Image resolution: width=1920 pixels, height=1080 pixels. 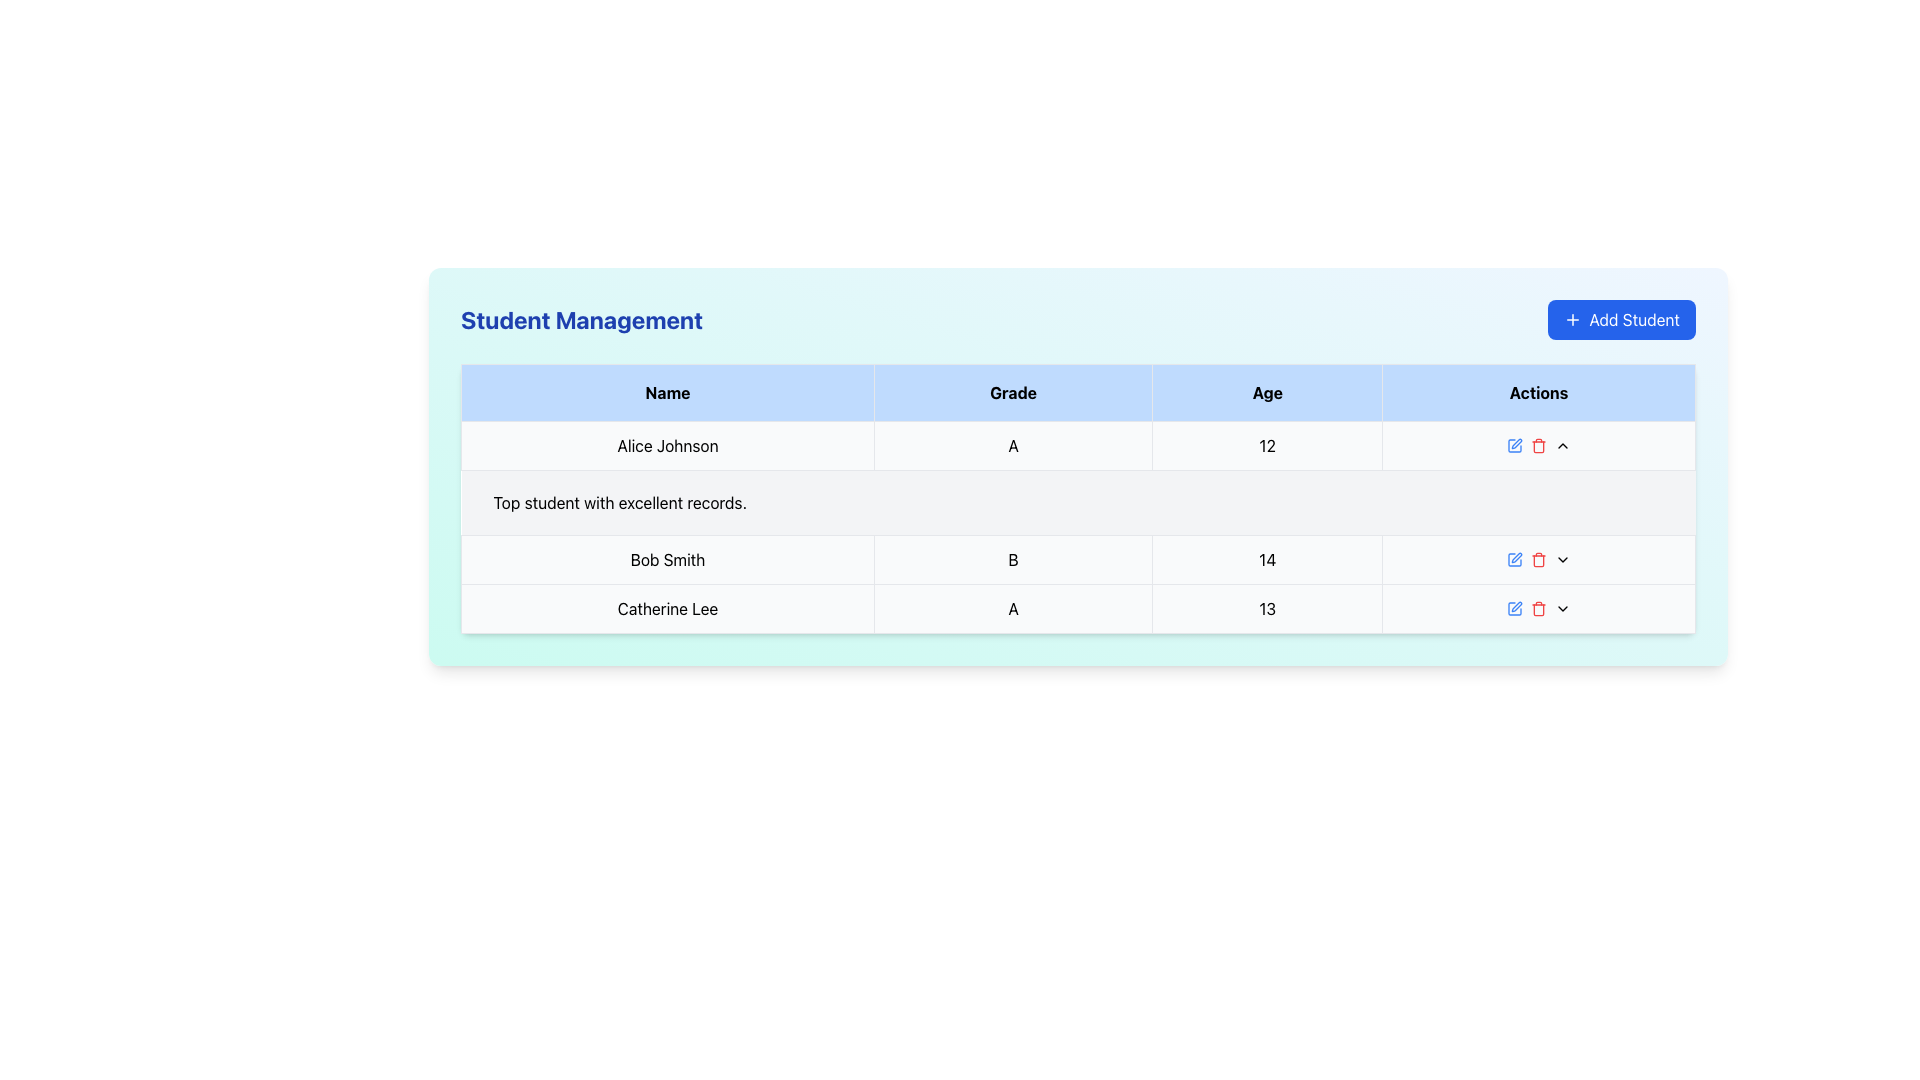 What do you see at coordinates (1517, 605) in the screenshot?
I see `the edit button in the 'Actions' column for 'Bob Smith'` at bounding box center [1517, 605].